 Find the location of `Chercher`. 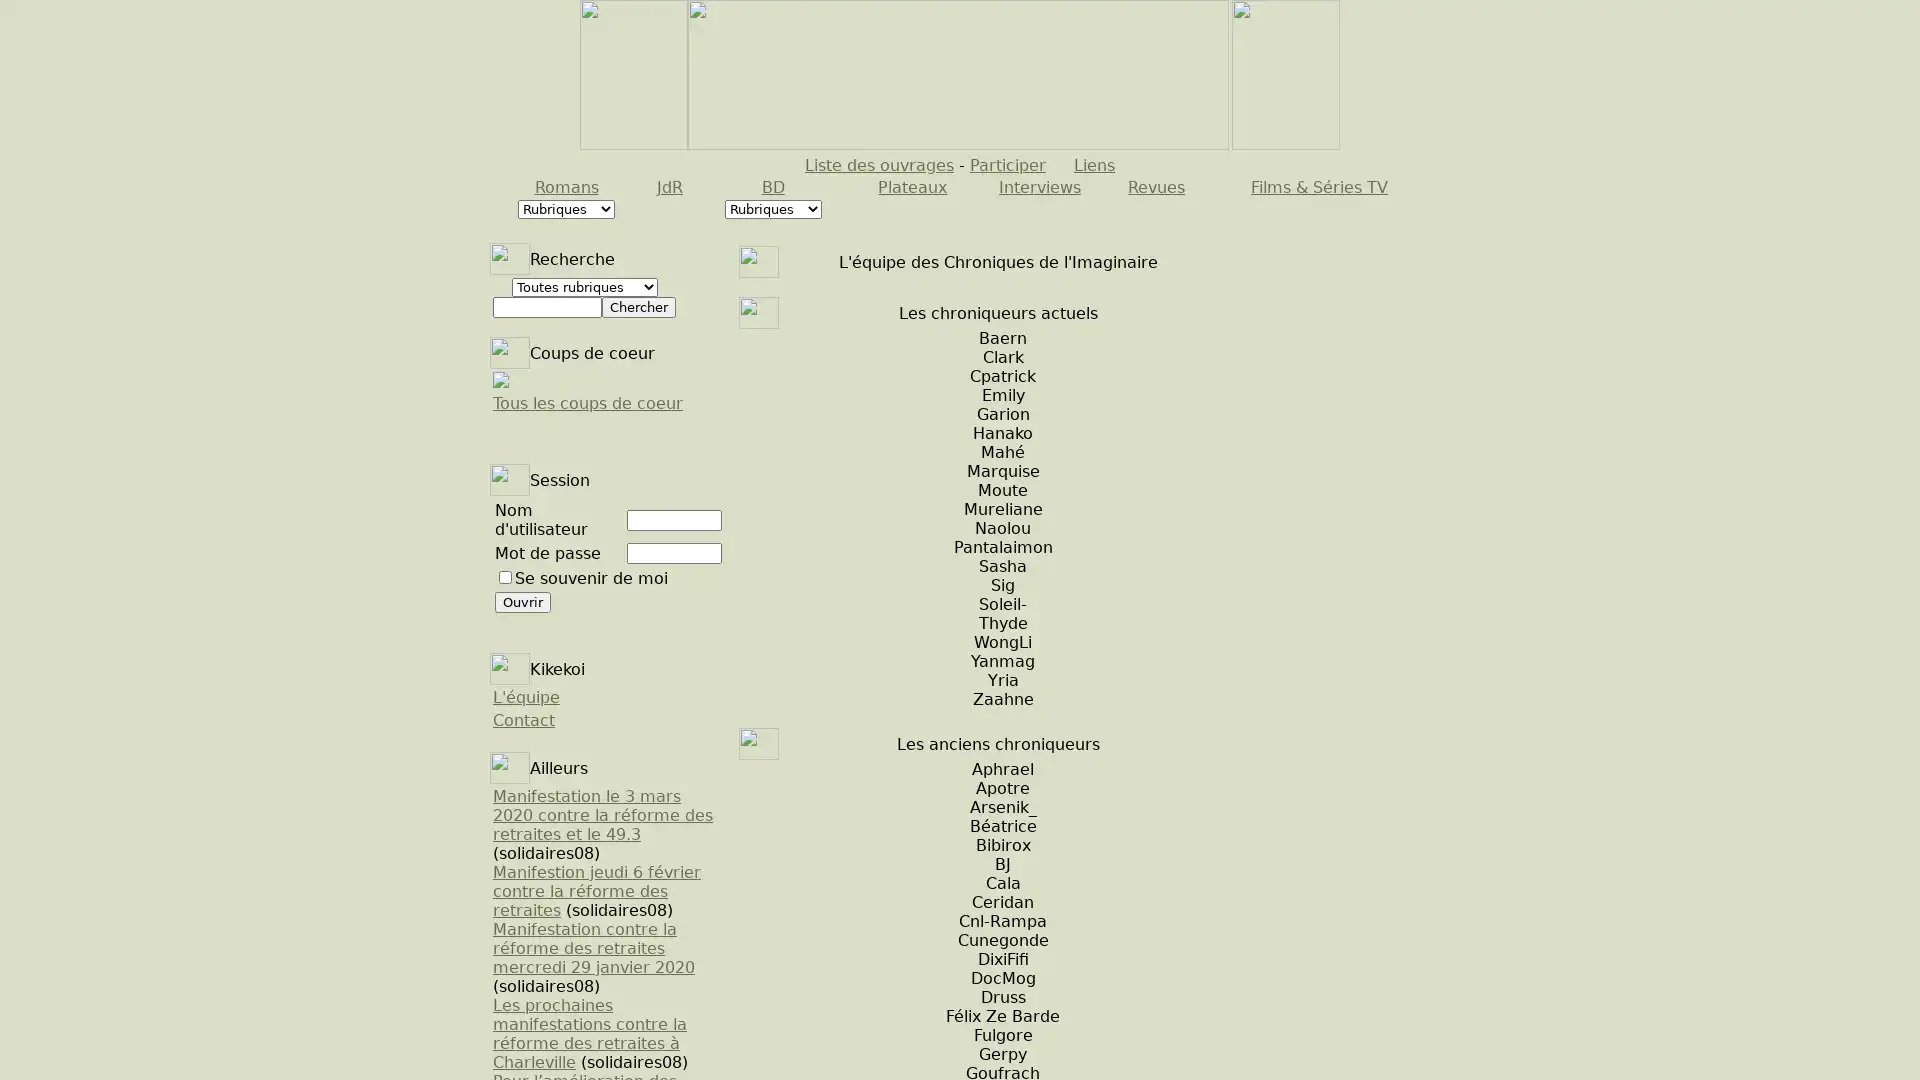

Chercher is located at coordinates (637, 307).